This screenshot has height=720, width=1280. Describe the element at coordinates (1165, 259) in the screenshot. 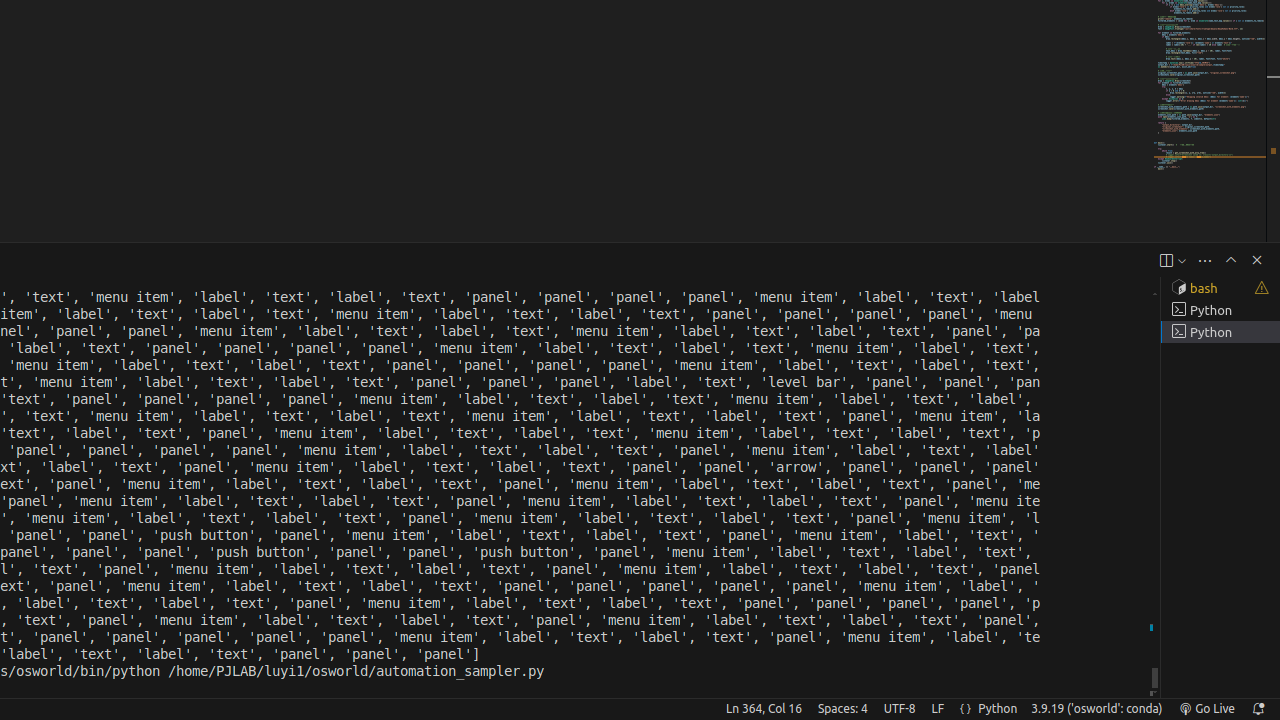

I see `'New Terminal (Ctrl+Shift+`) [Alt] Split Terminal (Ctrl+Shift+5)'` at that location.